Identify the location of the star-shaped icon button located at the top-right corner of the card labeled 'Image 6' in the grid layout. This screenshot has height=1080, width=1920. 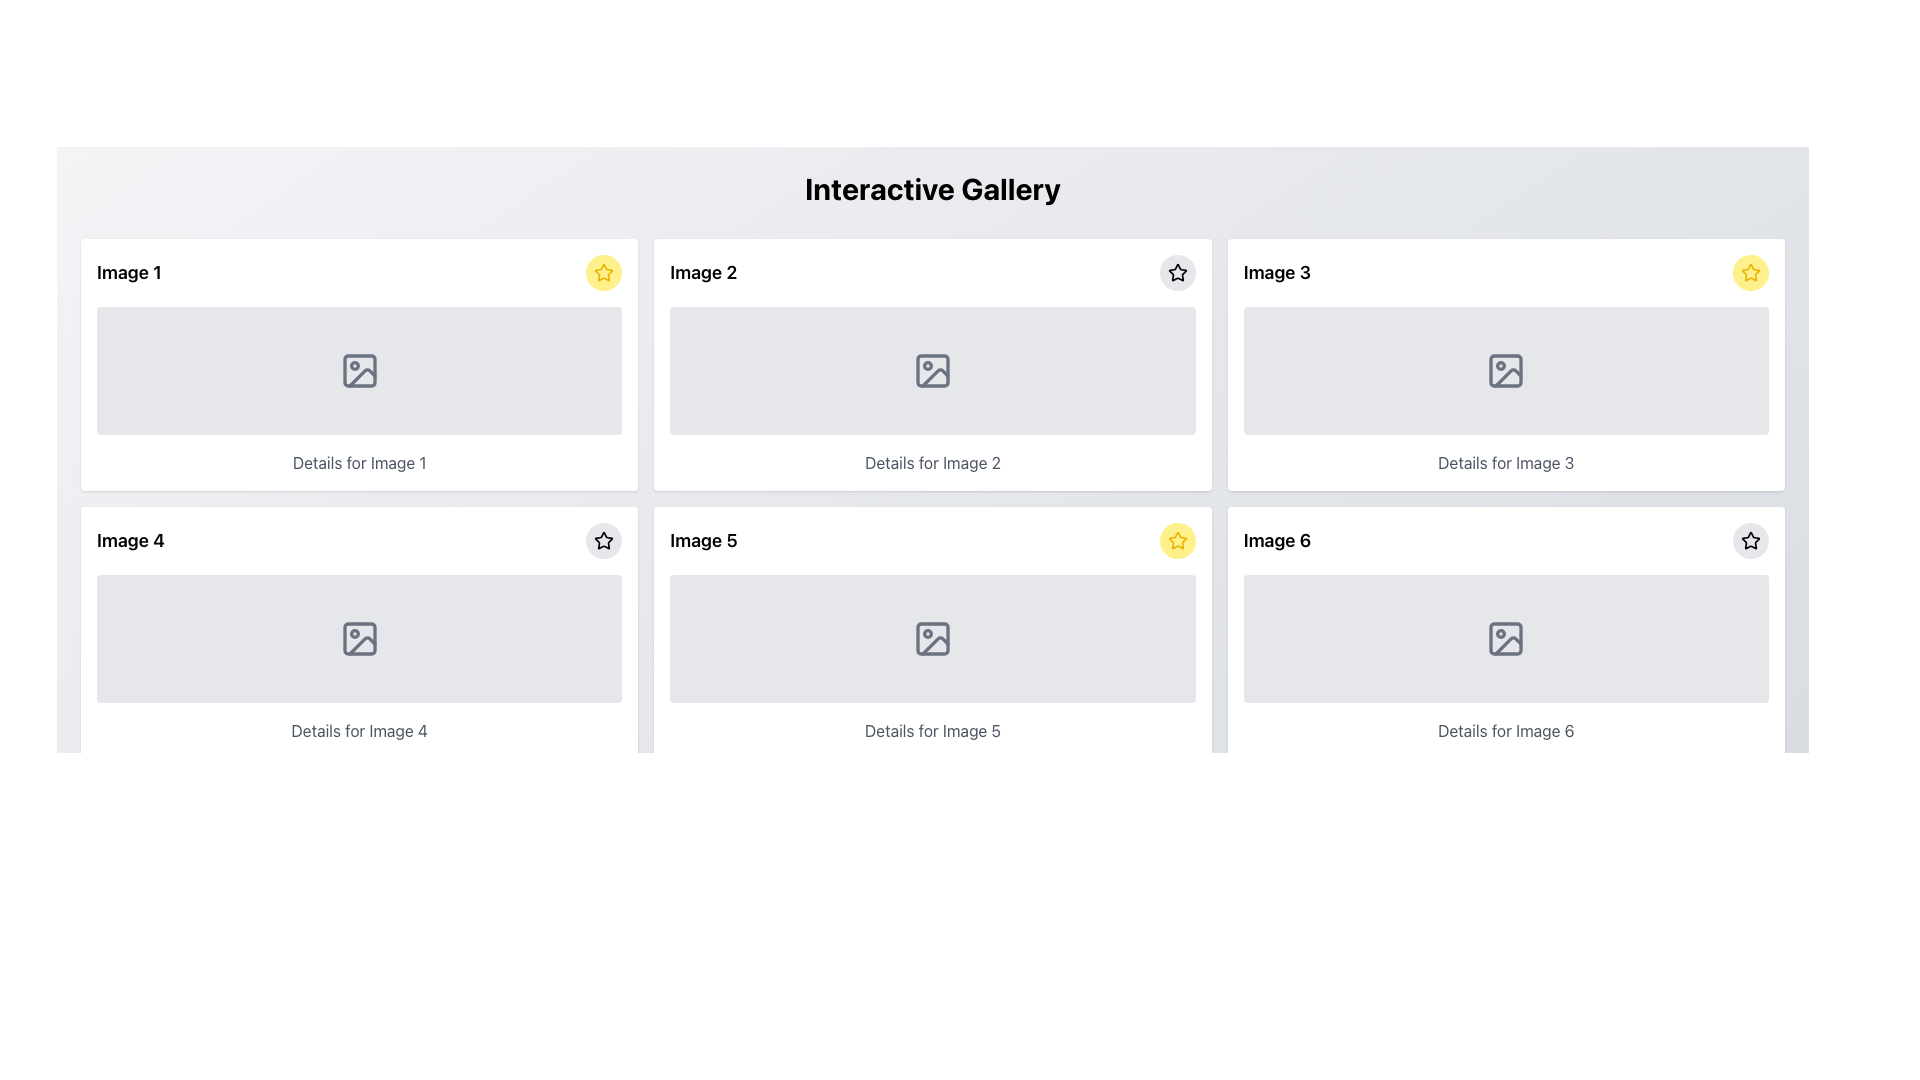
(1750, 540).